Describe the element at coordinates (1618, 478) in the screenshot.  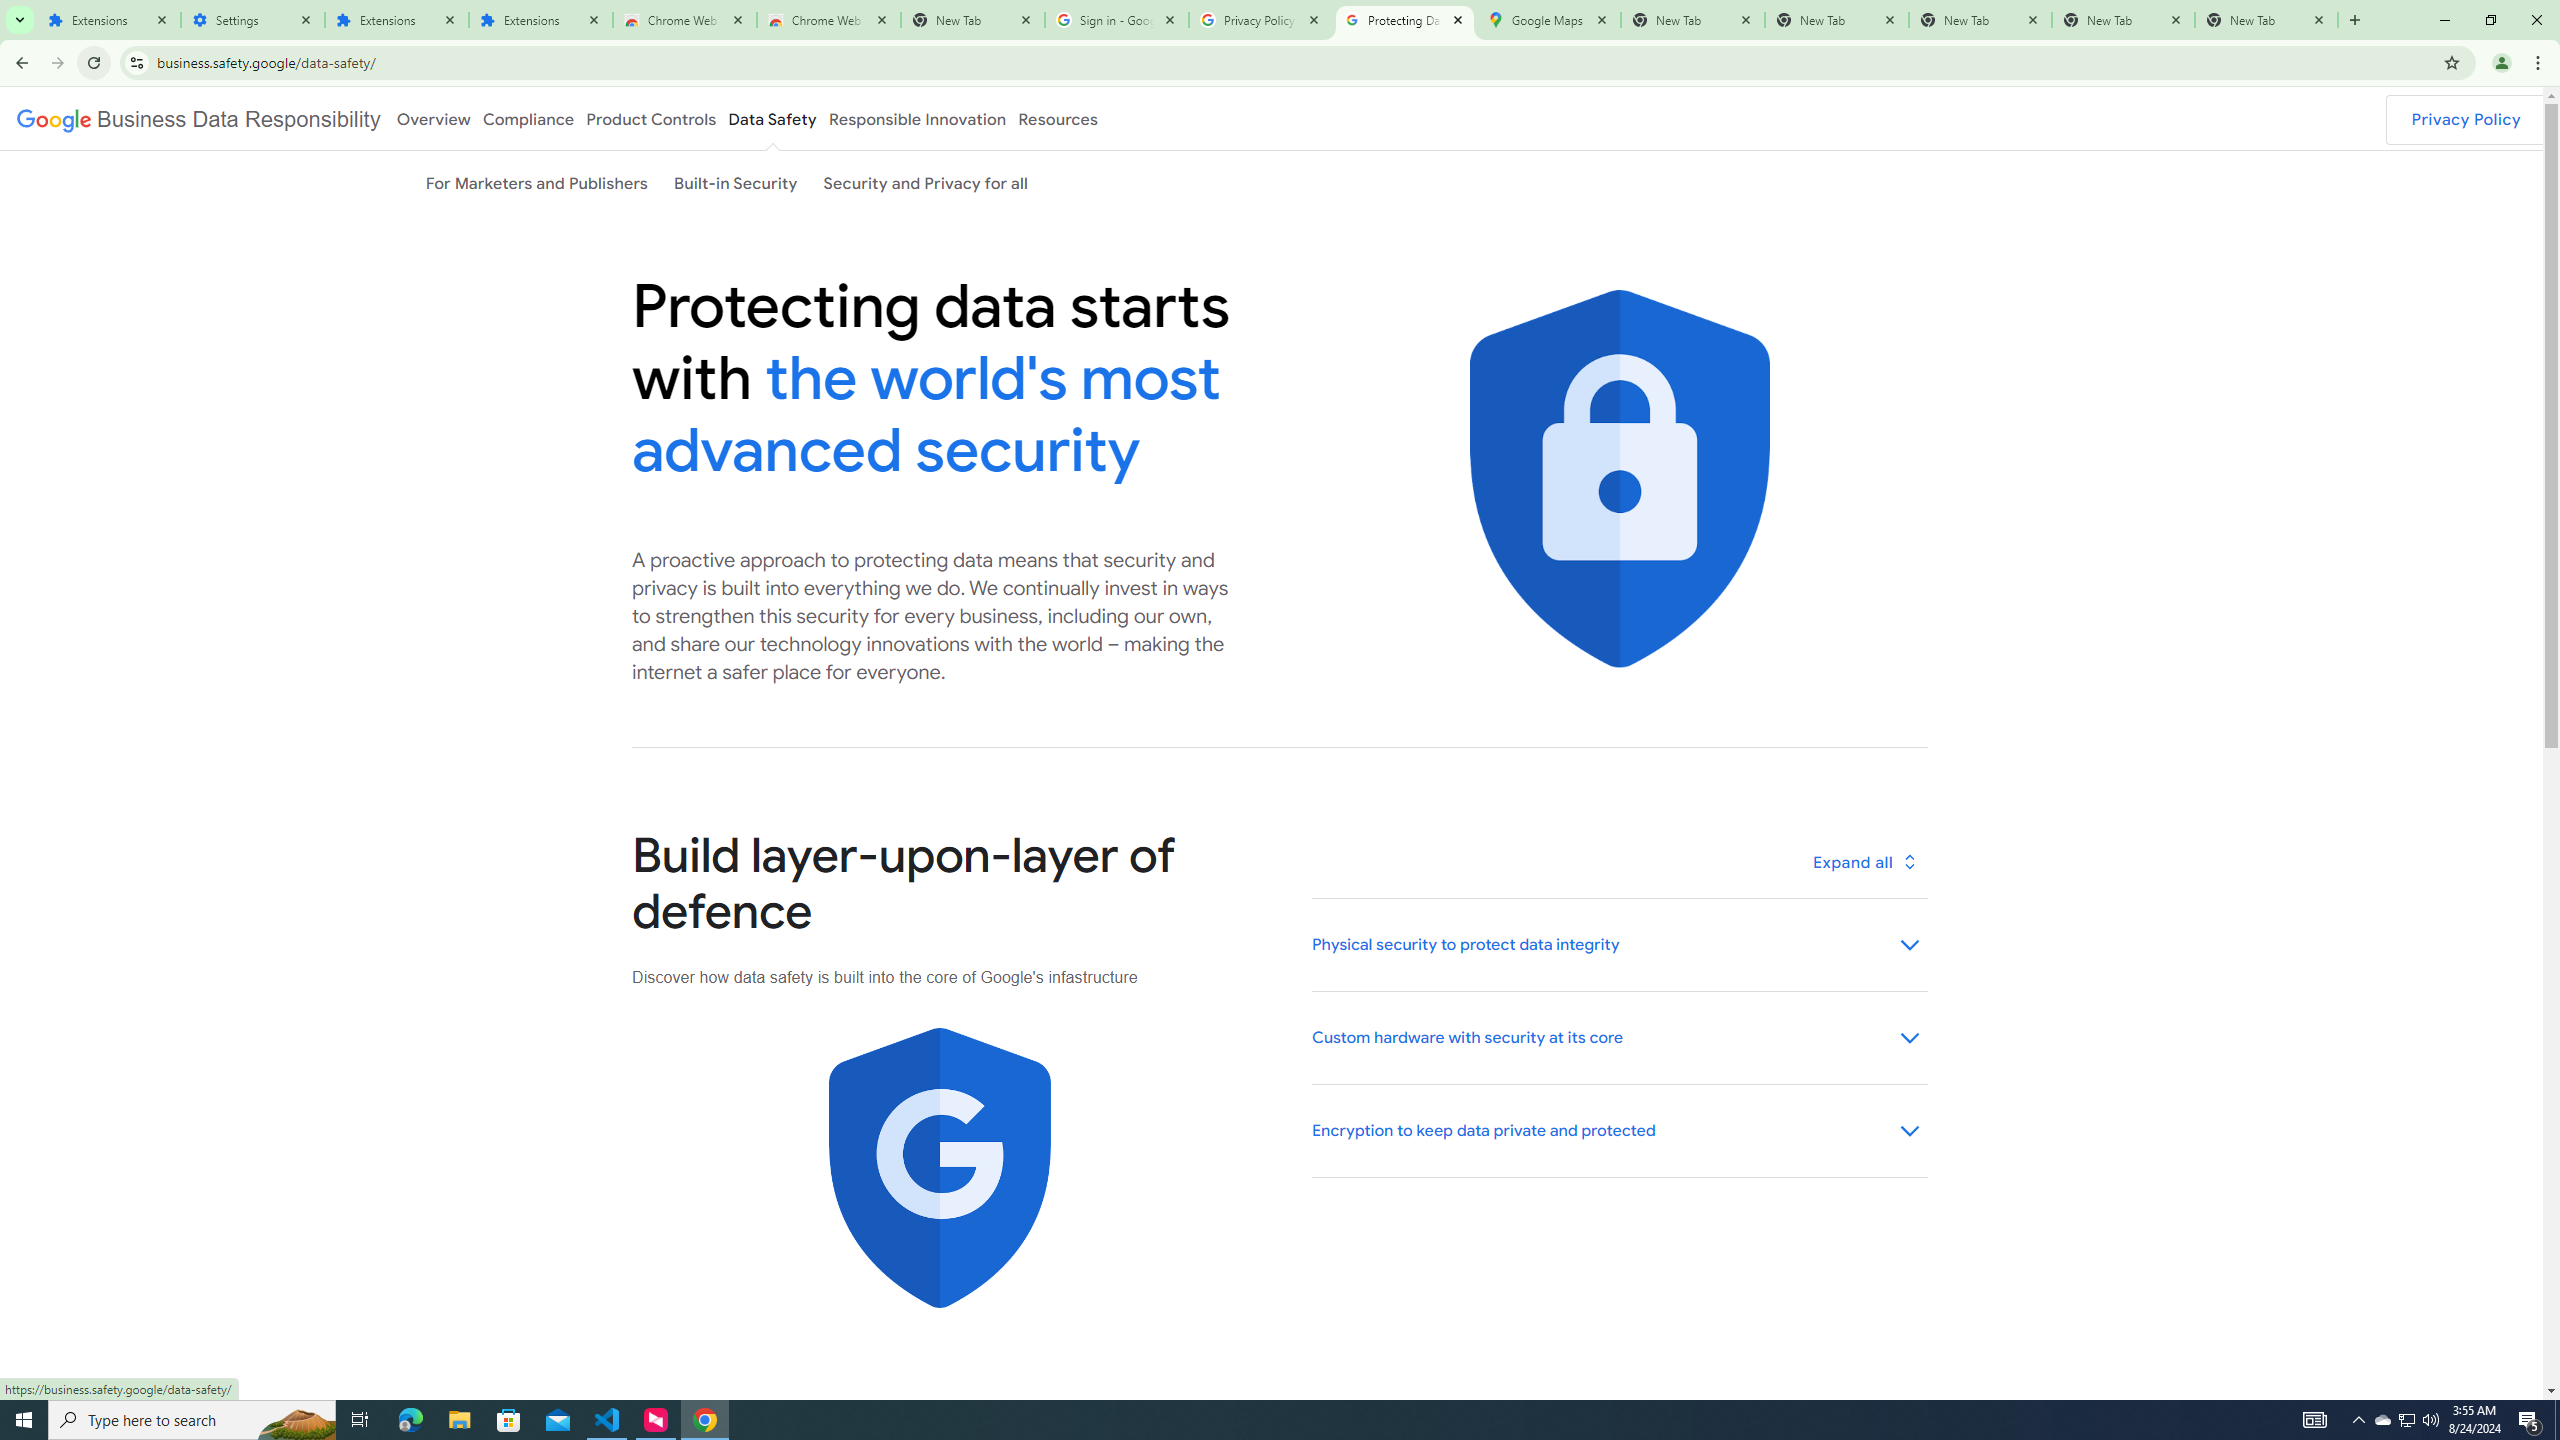
I see `'Blue shield with lock icon'` at that location.